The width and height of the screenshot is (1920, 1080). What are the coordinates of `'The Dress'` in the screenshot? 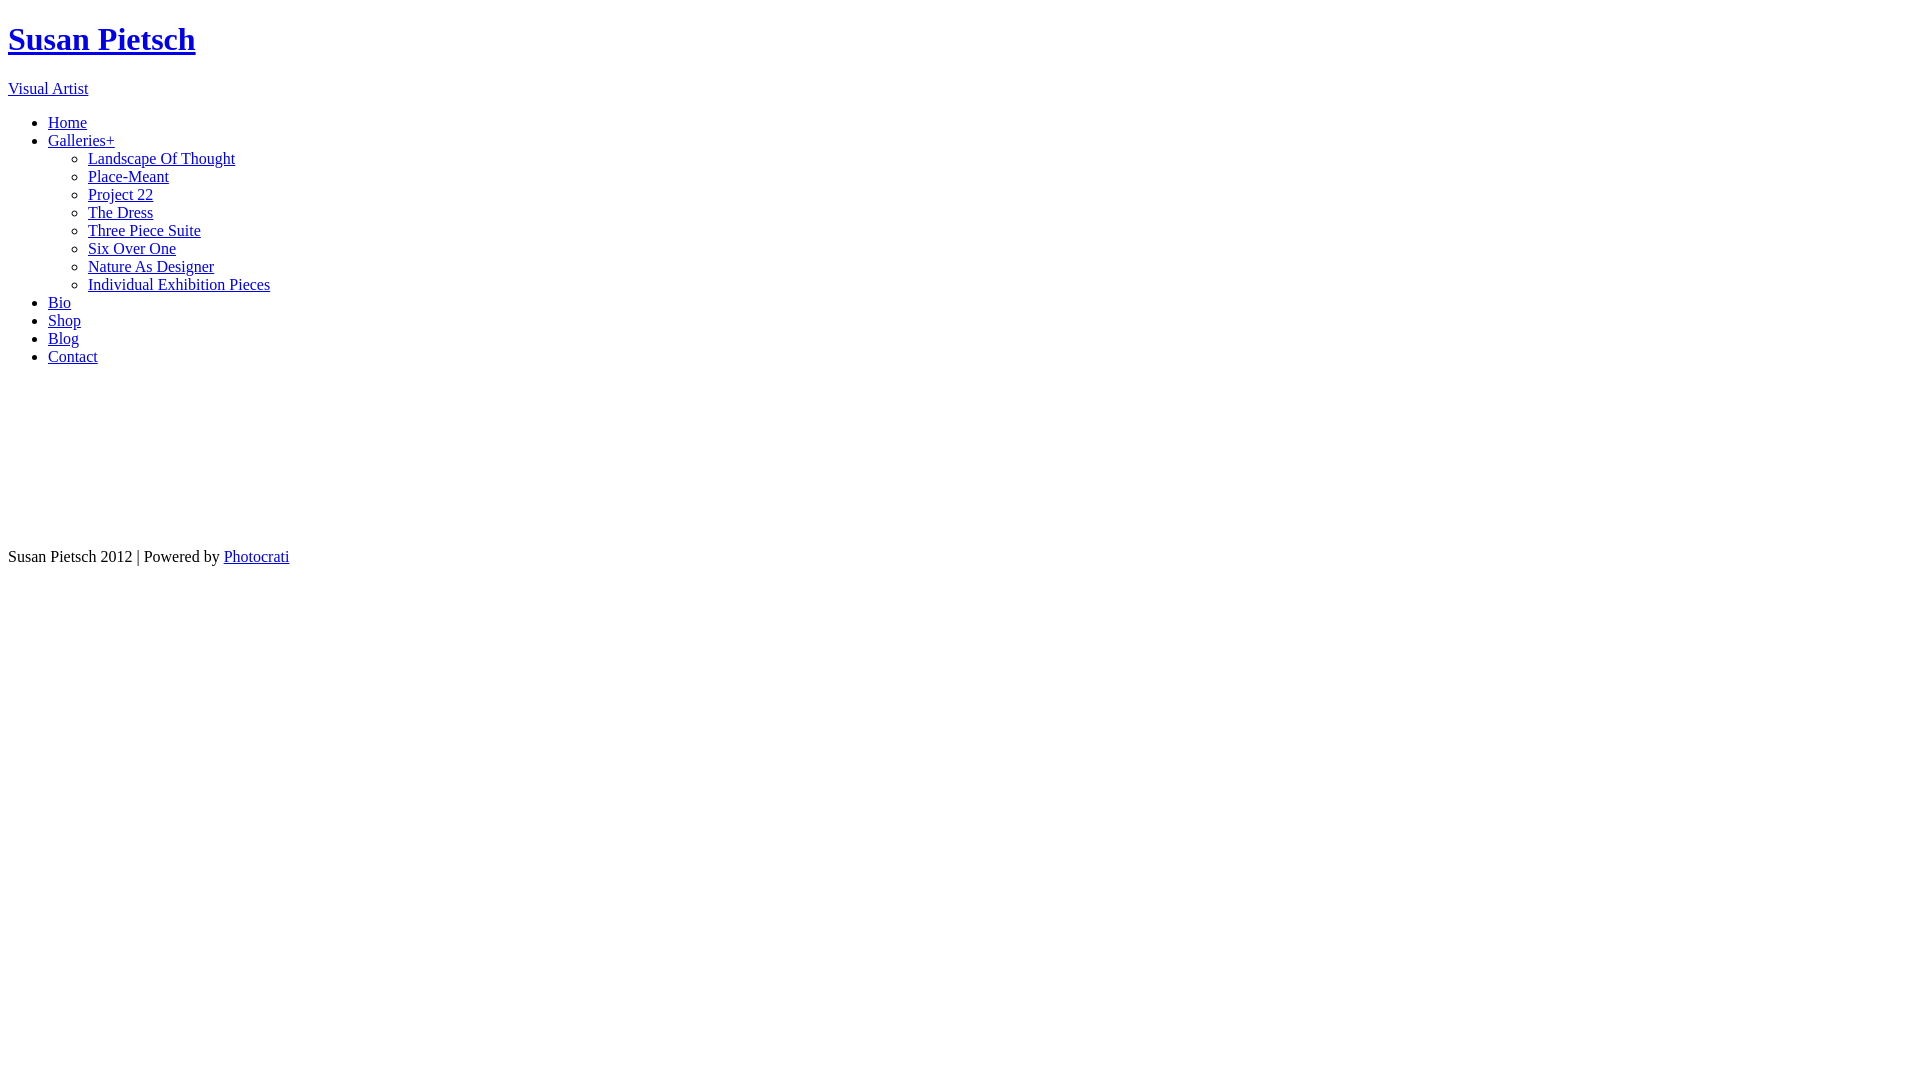 It's located at (86, 212).